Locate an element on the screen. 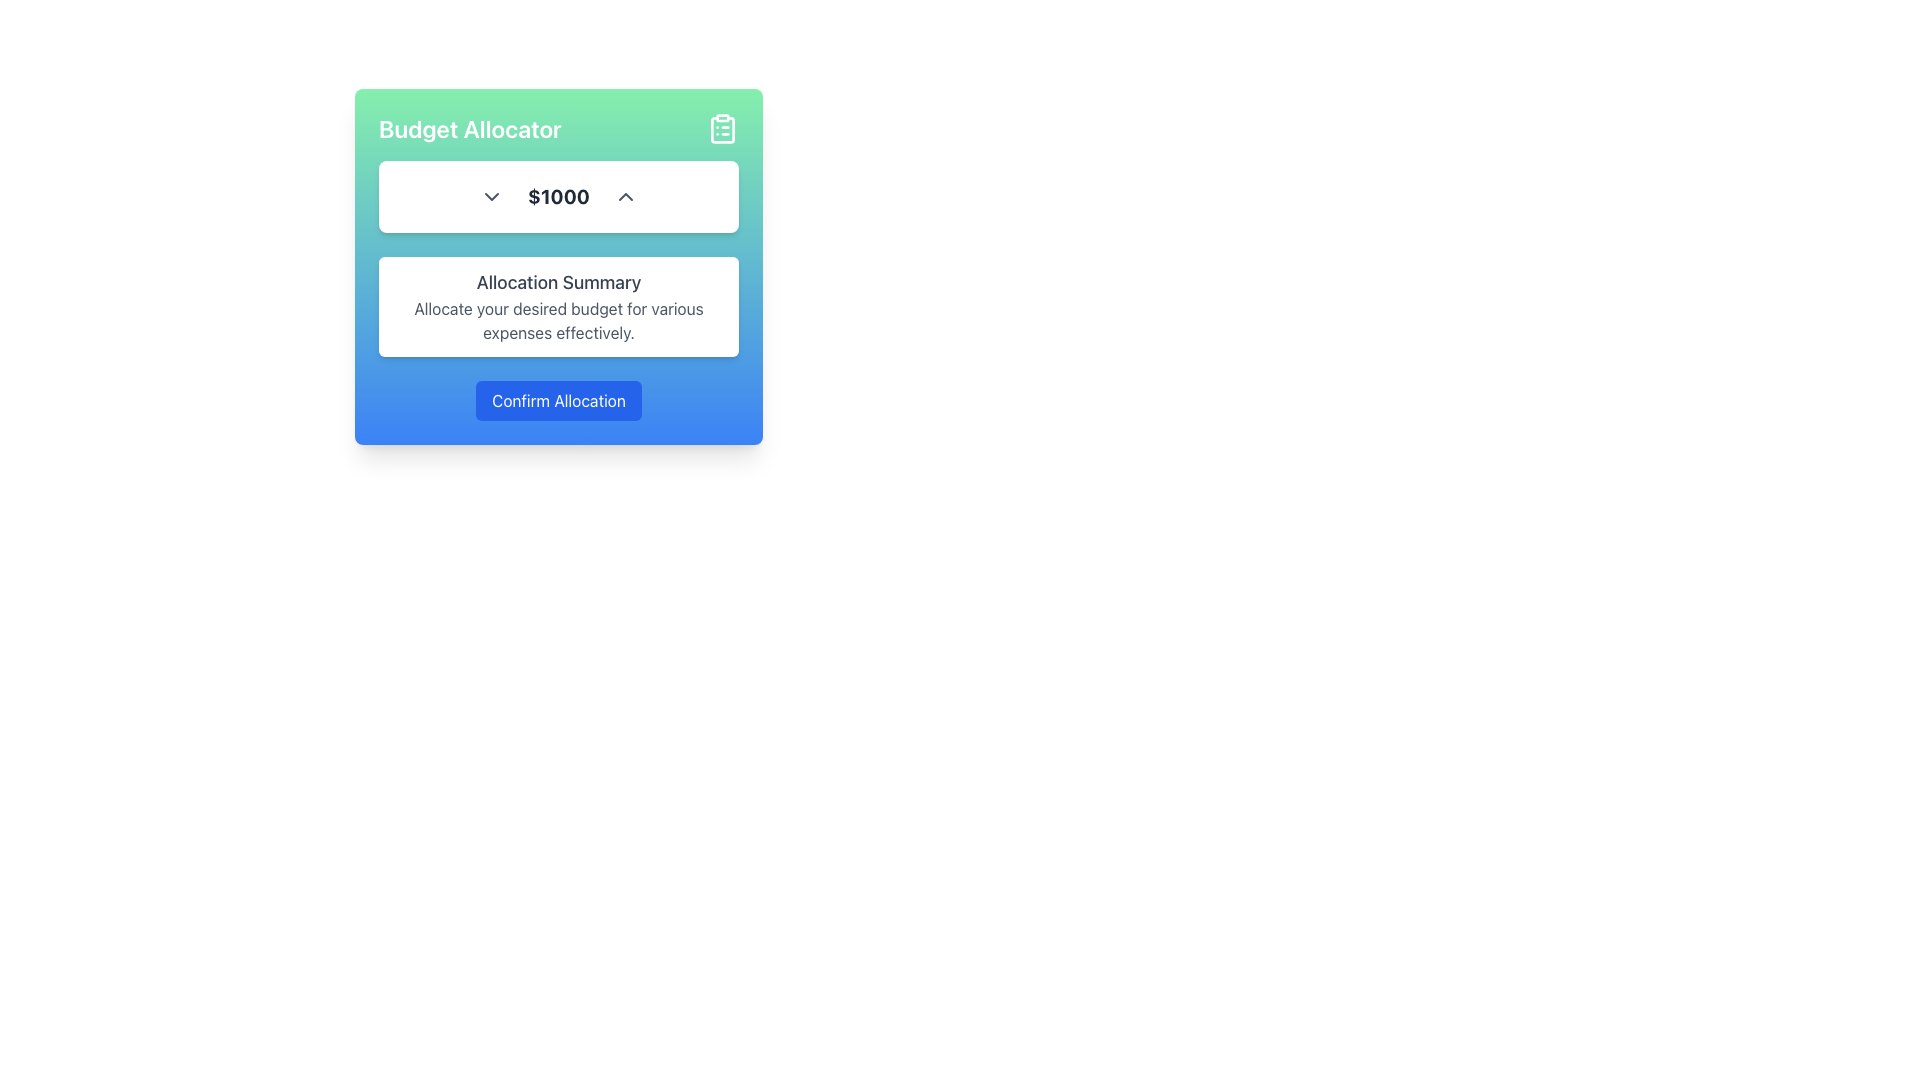  the chevron button located to the left of the '$1000' text in the rounded rectangular component of the 'Budget Allocator' interface is located at coordinates (492, 196).